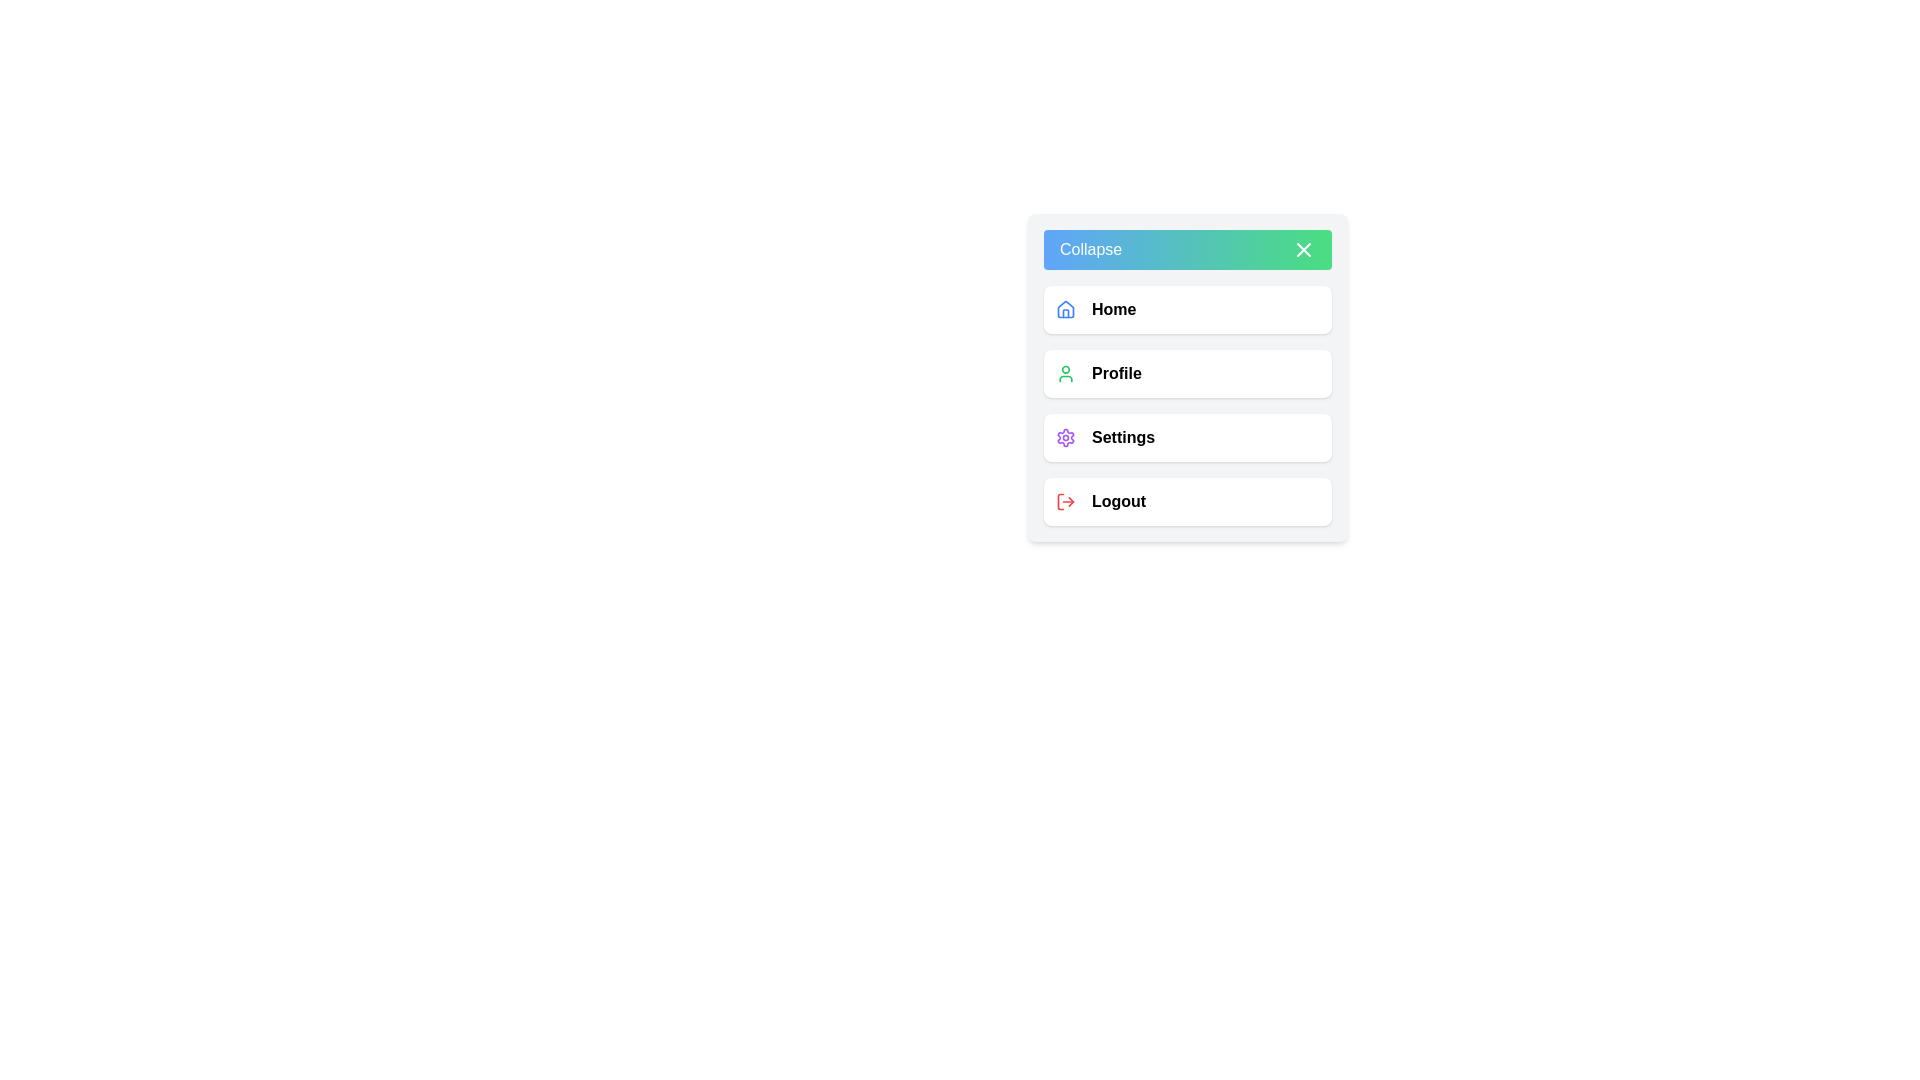  I want to click on the 'Home' menu item, so click(1188, 309).